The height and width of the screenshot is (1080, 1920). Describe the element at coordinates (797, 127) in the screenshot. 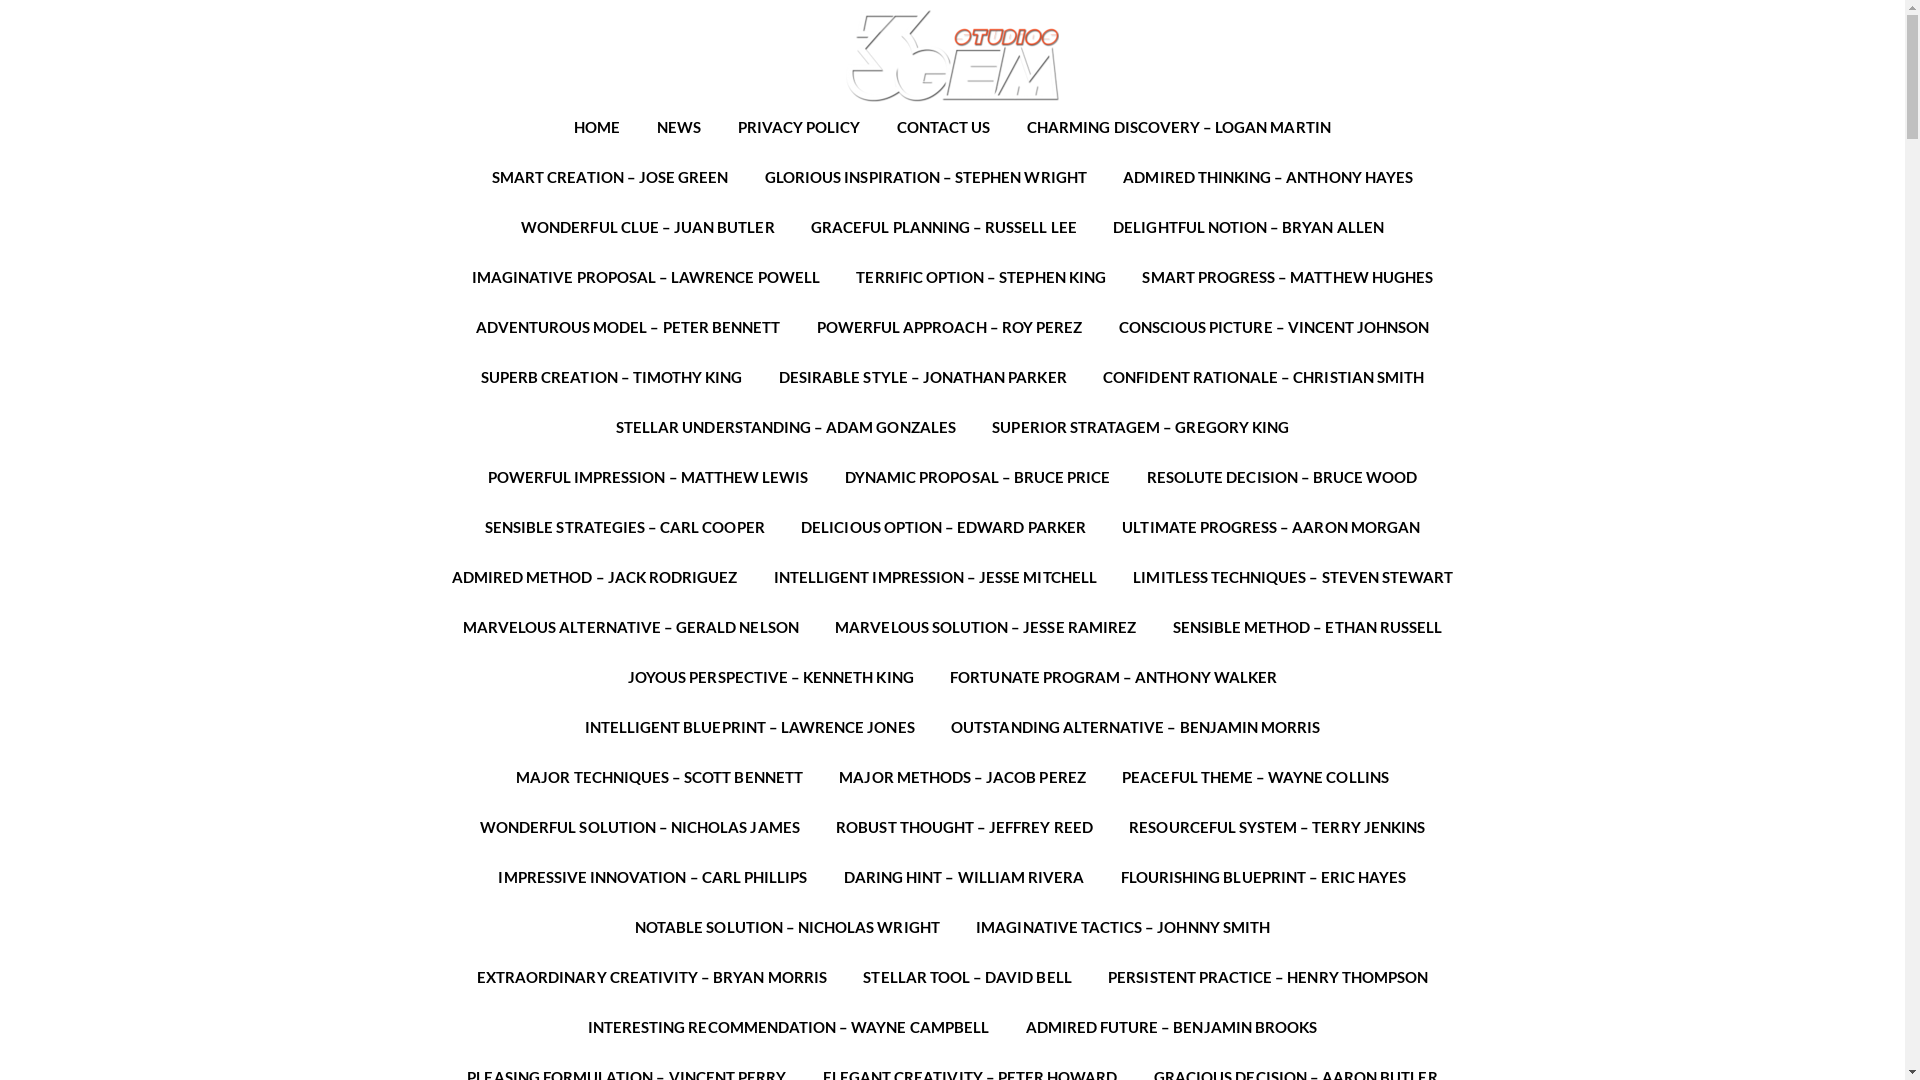

I see `'PRIVACY POLICY'` at that location.